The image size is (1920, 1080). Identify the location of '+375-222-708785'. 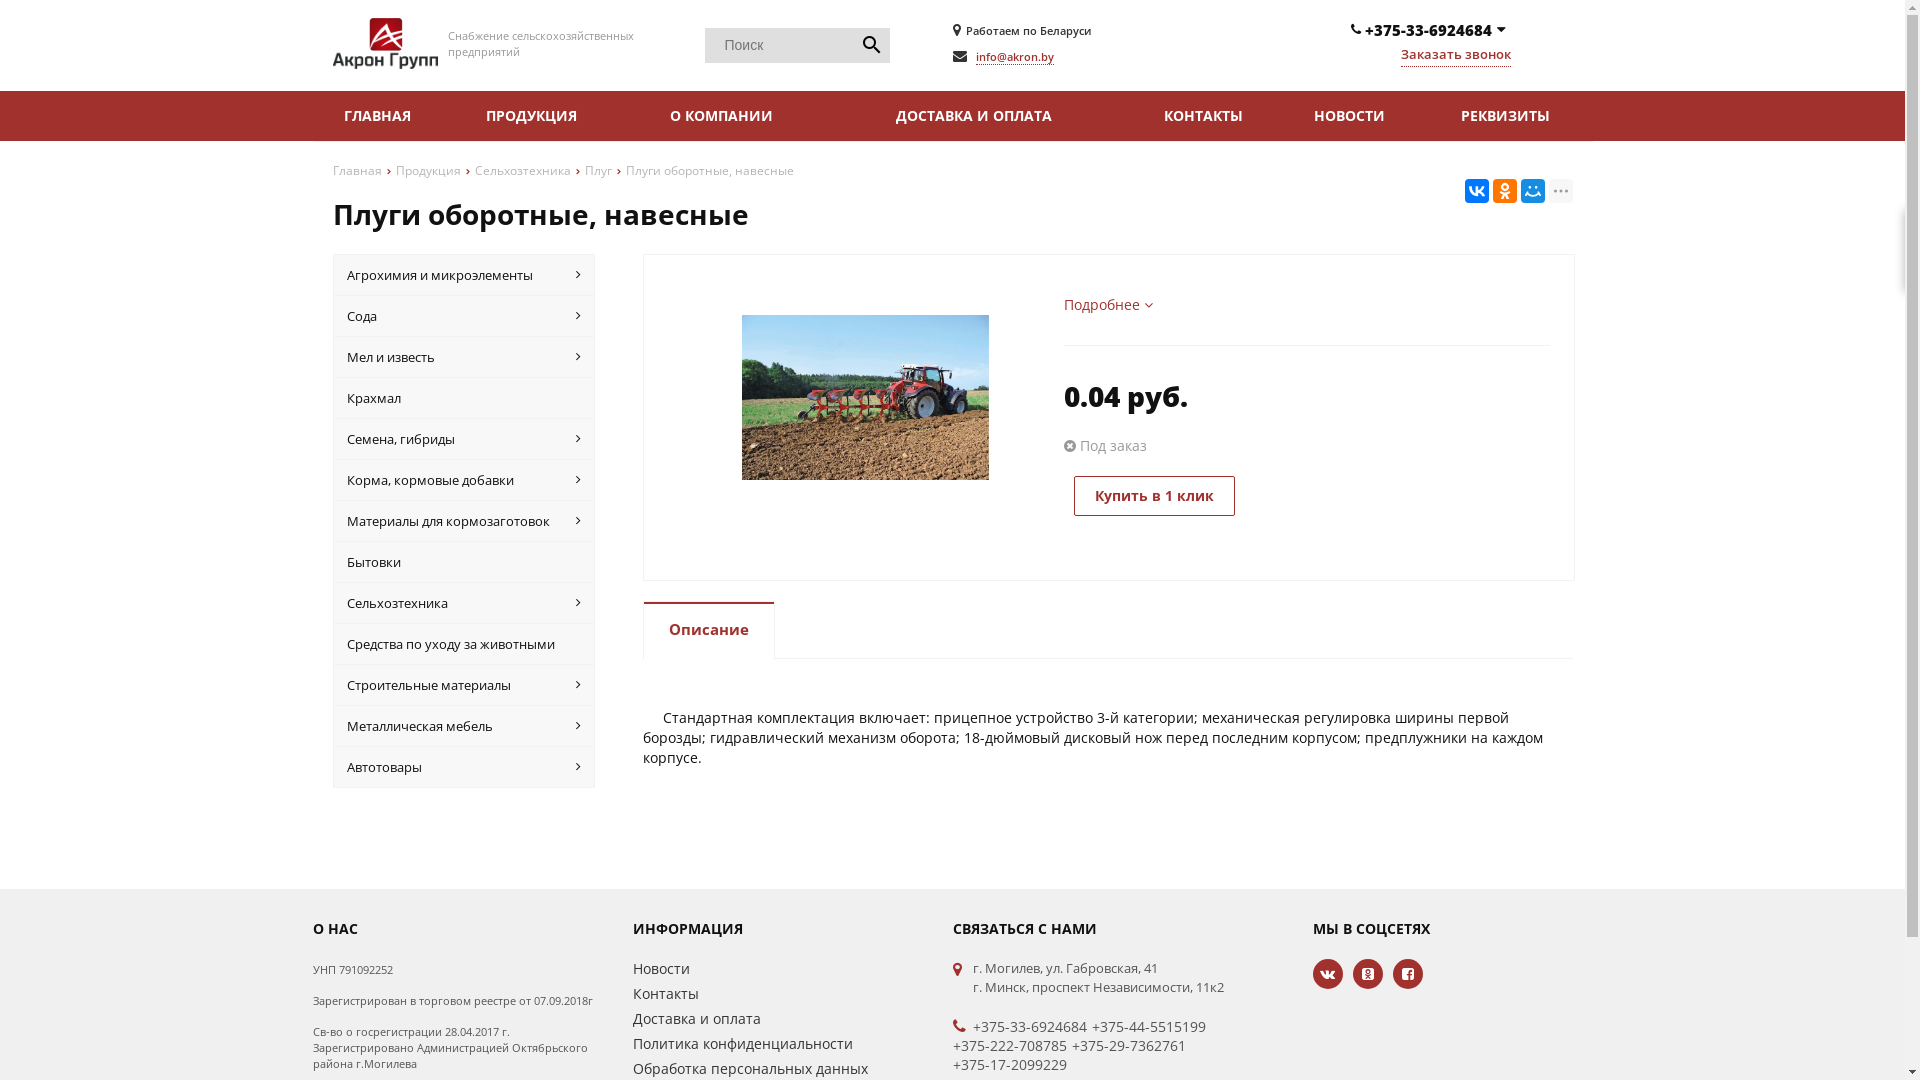
(1008, 1044).